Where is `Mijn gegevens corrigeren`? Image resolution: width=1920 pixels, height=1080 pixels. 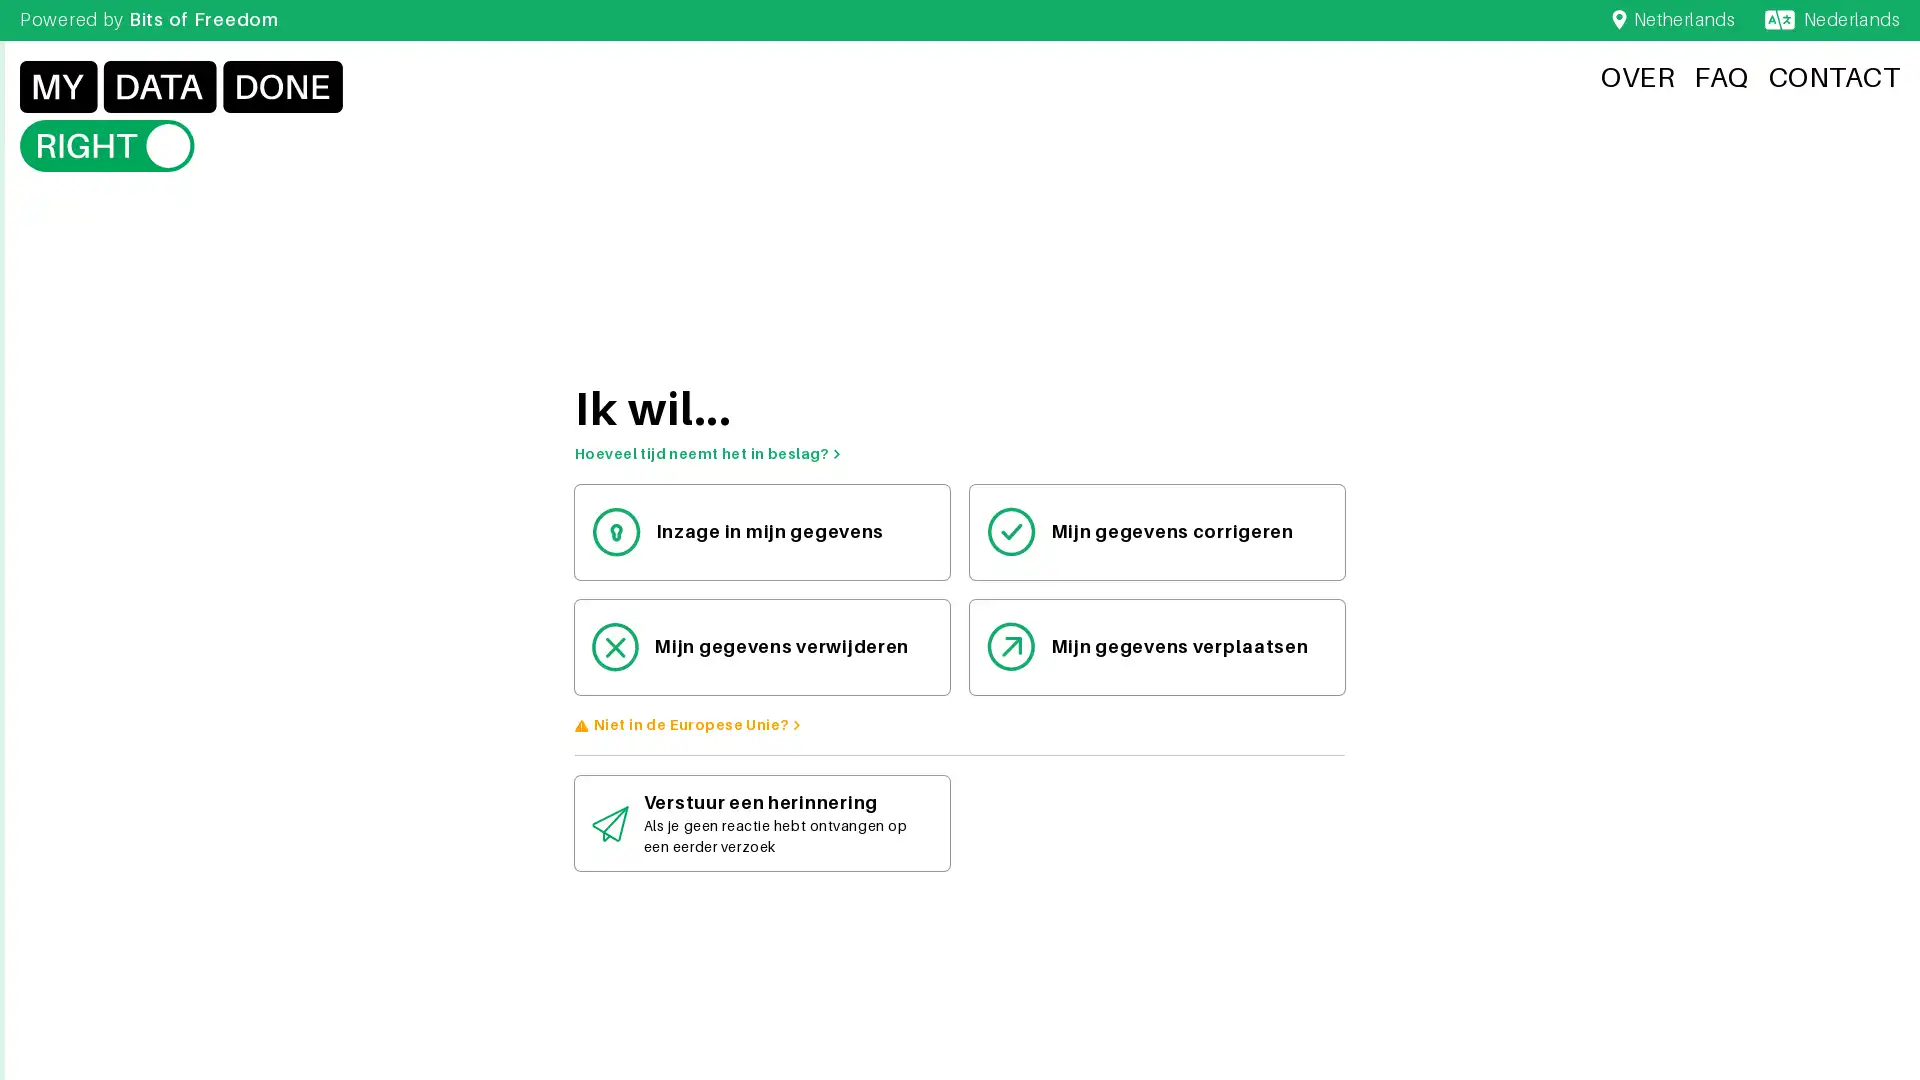 Mijn gegevens corrigeren is located at coordinates (1157, 530).